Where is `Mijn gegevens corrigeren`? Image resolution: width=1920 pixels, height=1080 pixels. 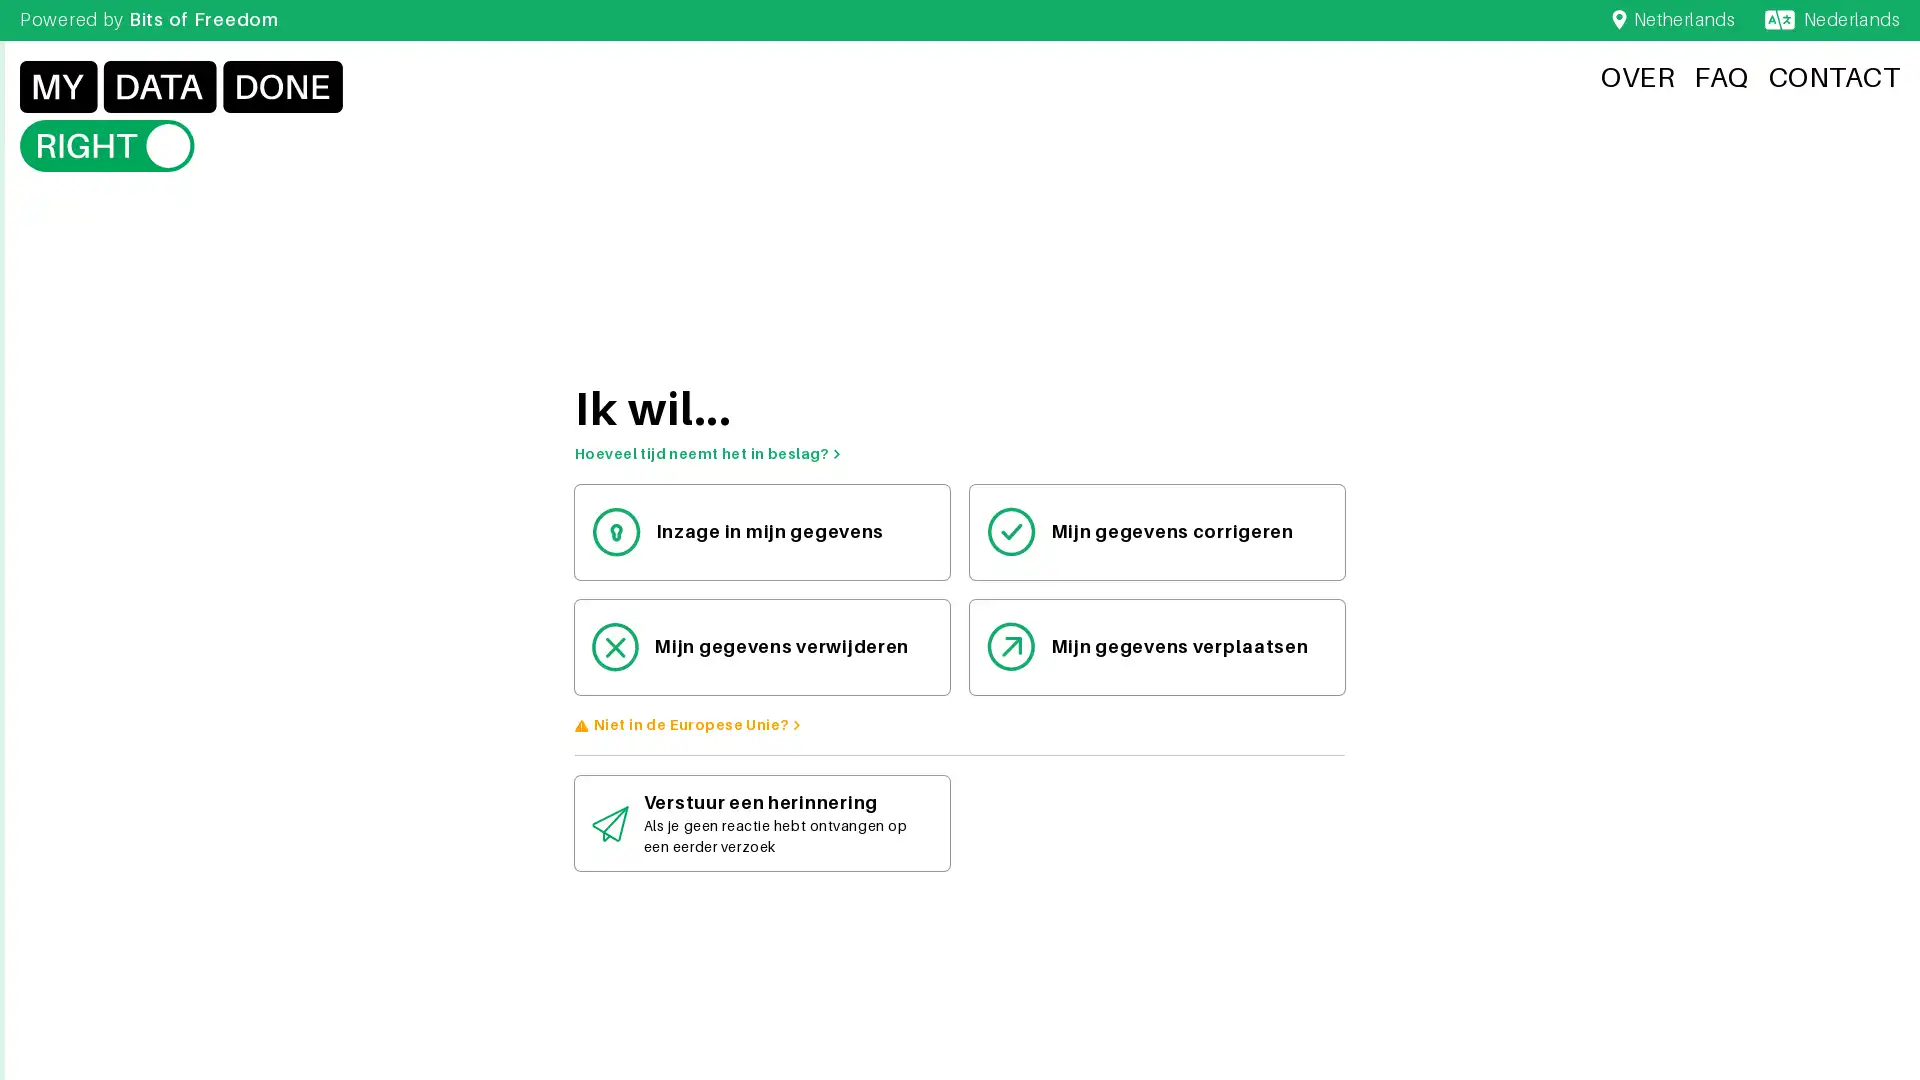 Mijn gegevens corrigeren is located at coordinates (1157, 530).